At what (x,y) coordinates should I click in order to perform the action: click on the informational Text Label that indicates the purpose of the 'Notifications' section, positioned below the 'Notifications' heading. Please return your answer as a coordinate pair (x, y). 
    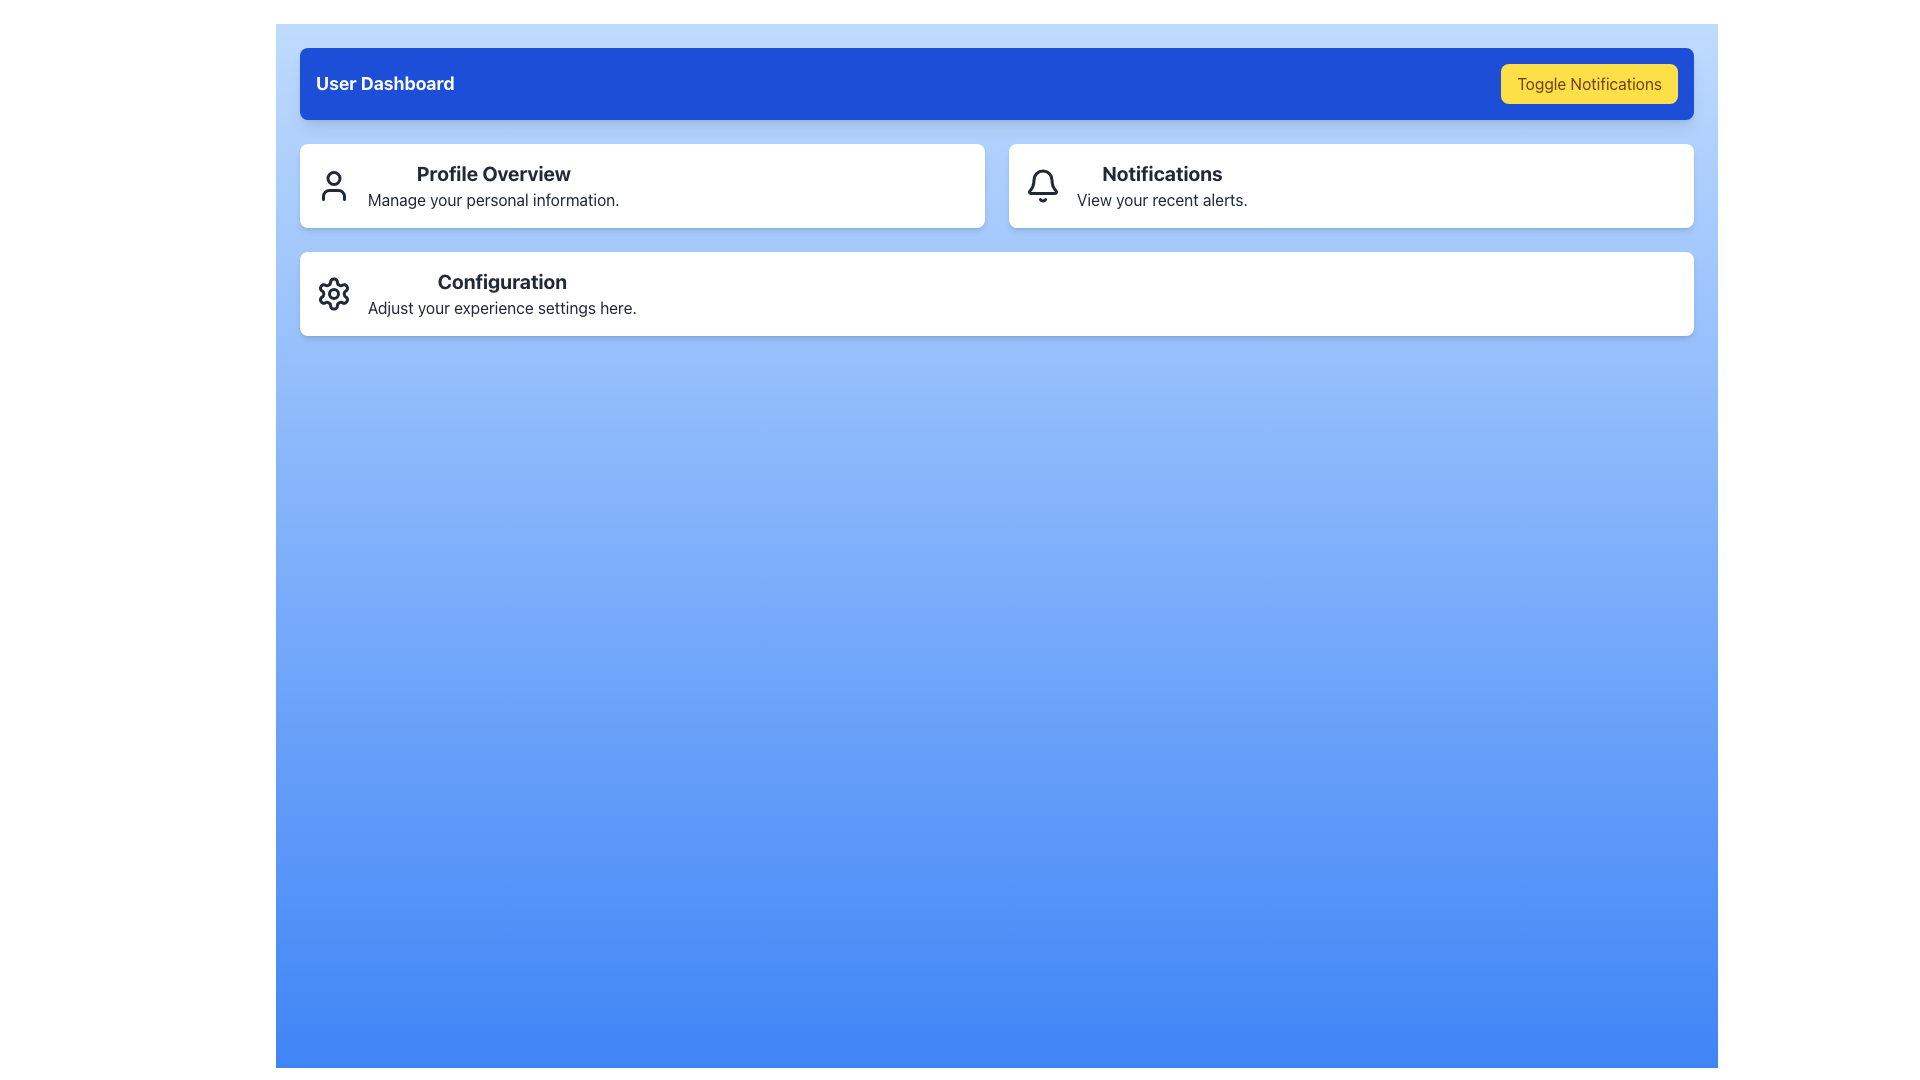
    Looking at the image, I should click on (1162, 200).